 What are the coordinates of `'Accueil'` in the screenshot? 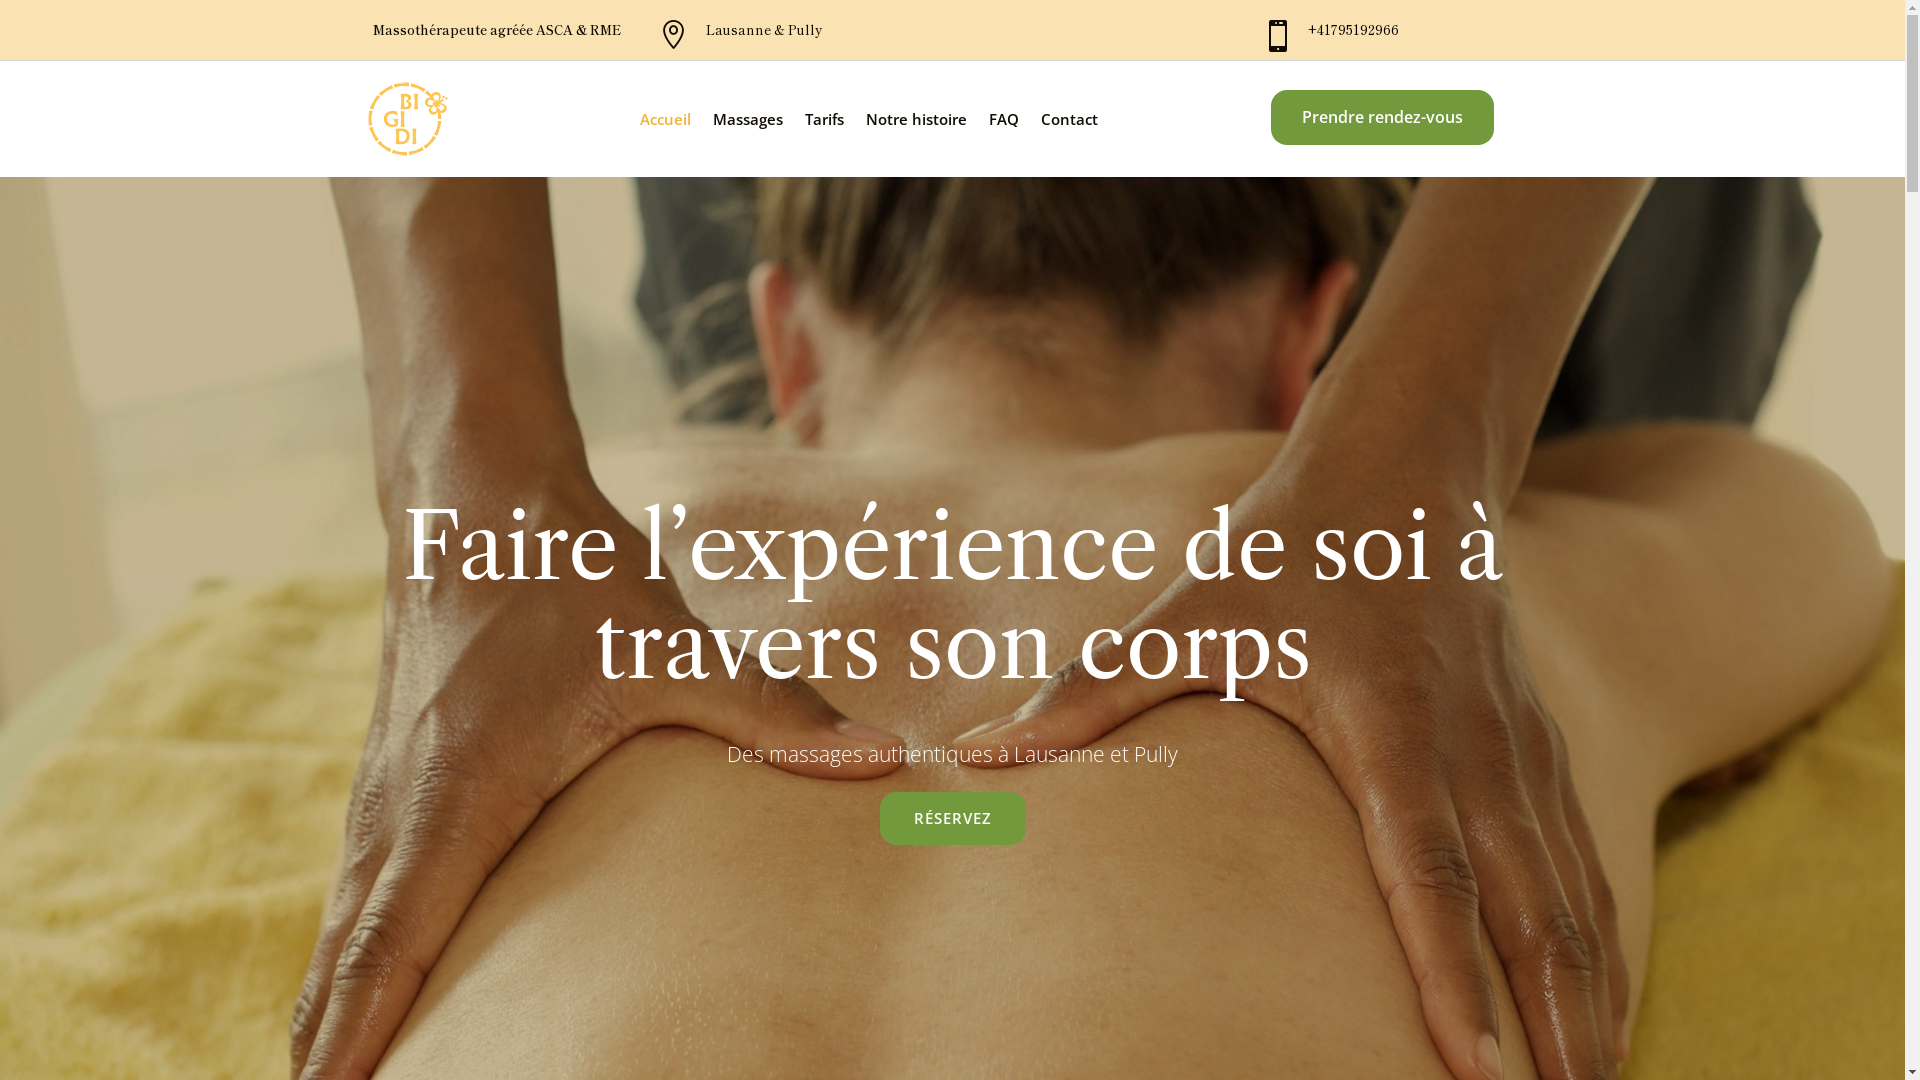 It's located at (665, 119).